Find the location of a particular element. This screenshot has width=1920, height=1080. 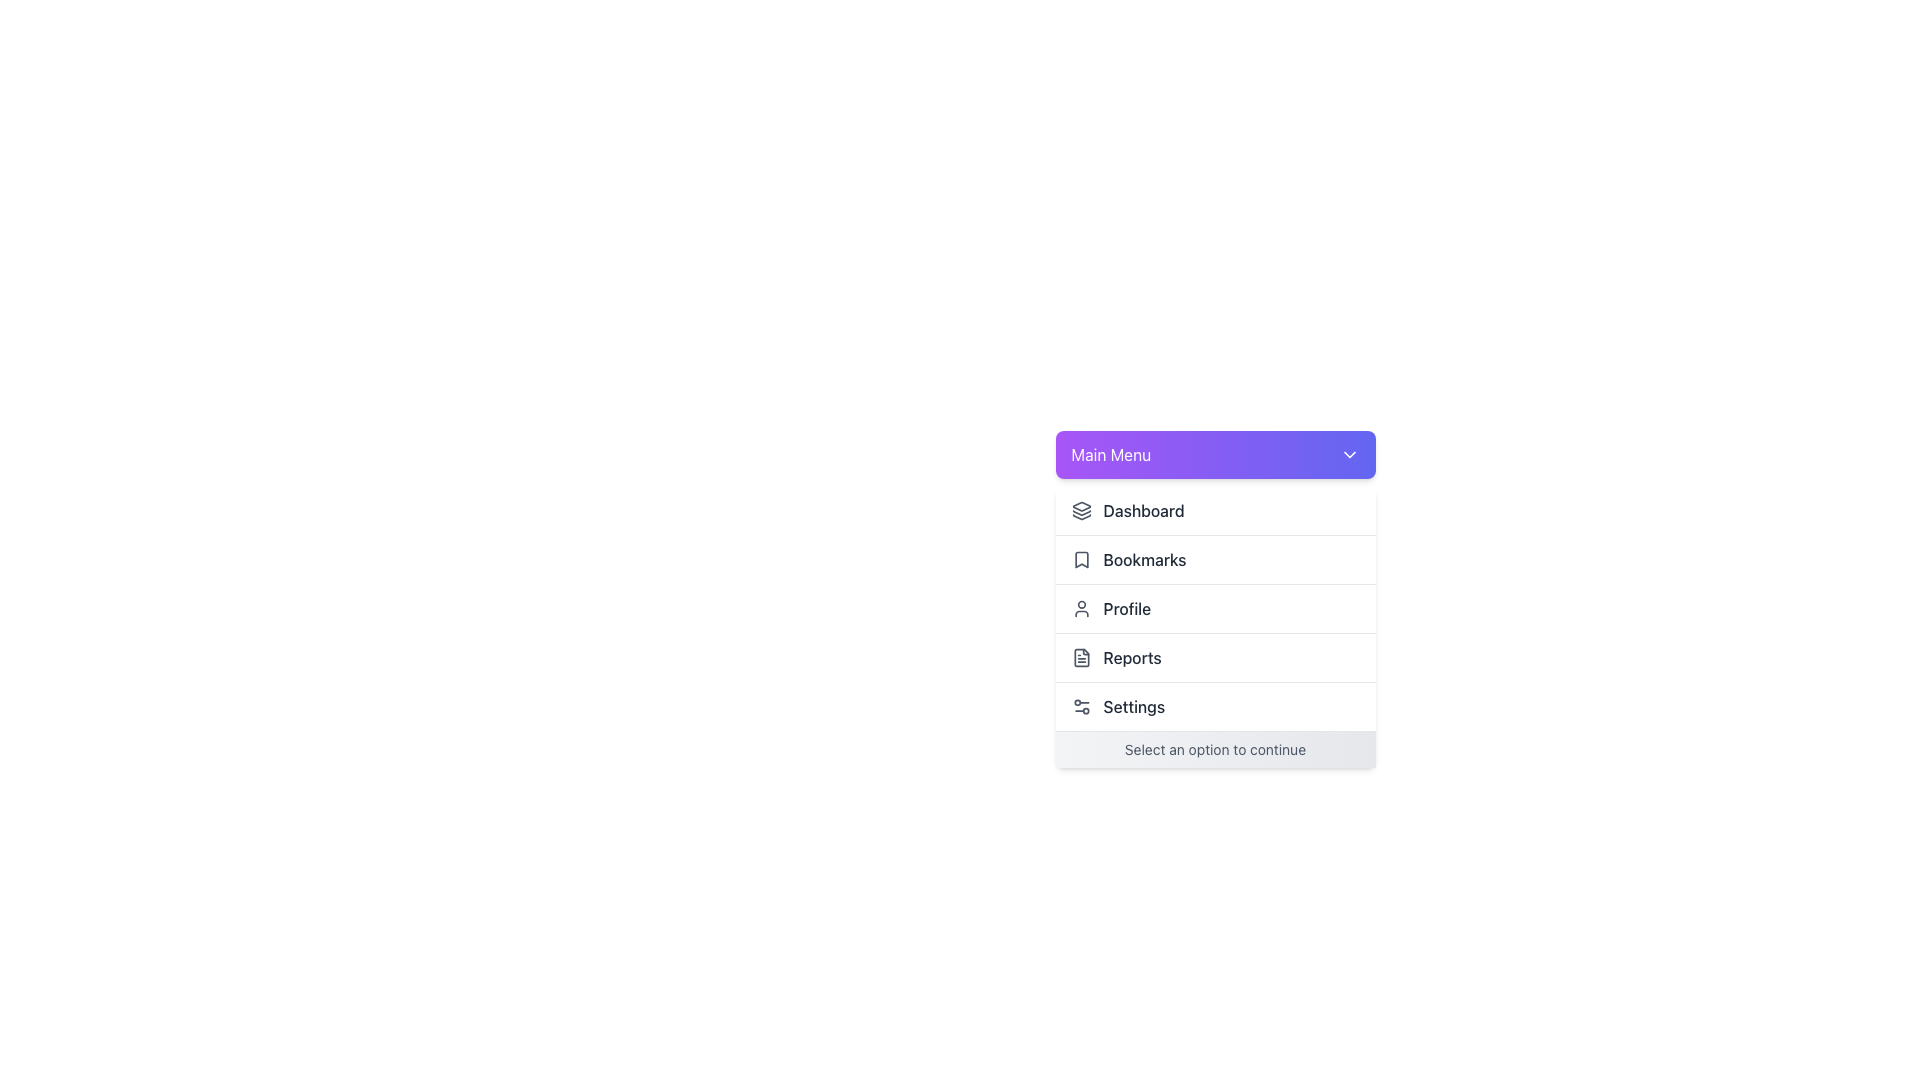

the Dashboard icon located in the first row of the Main Menu, which is directly to the left of the text label 'Dashboard' is located at coordinates (1080, 509).